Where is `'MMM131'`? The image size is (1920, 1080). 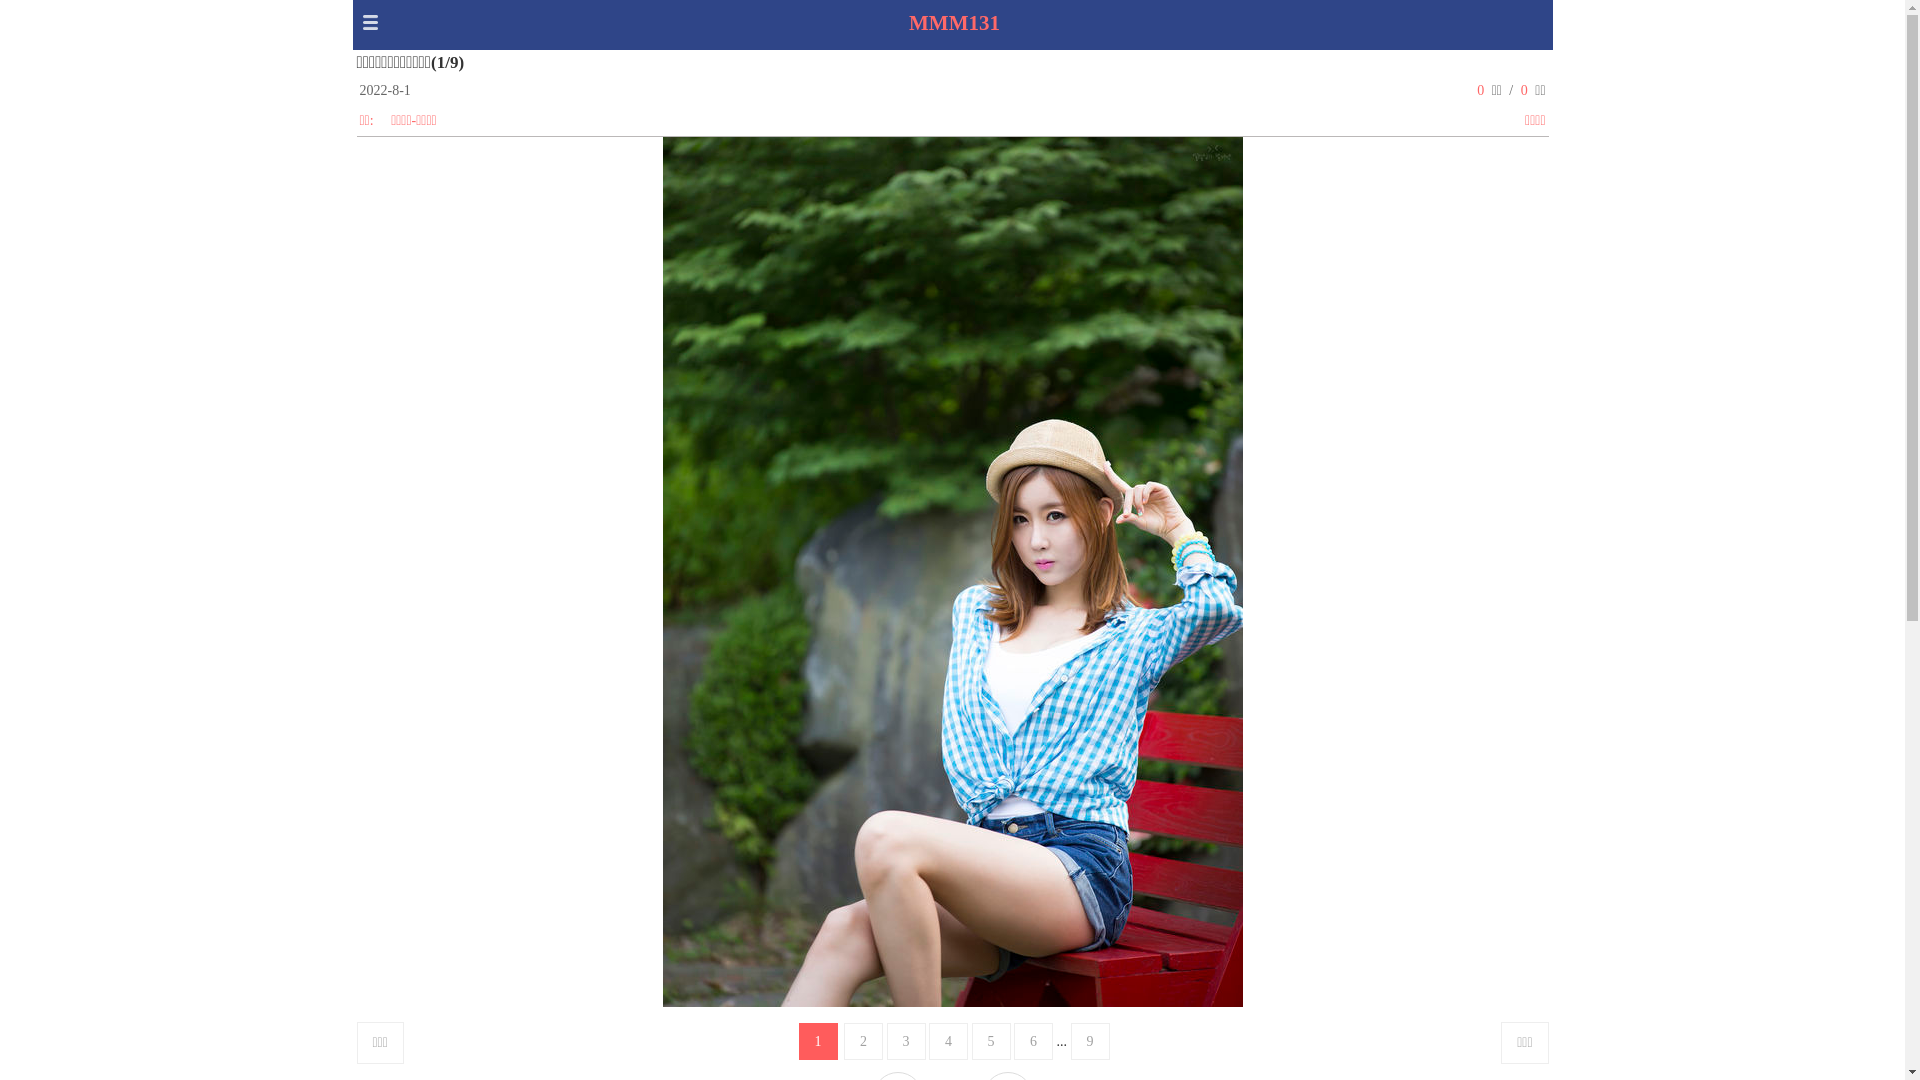
'MMM131' is located at coordinates (953, 23).